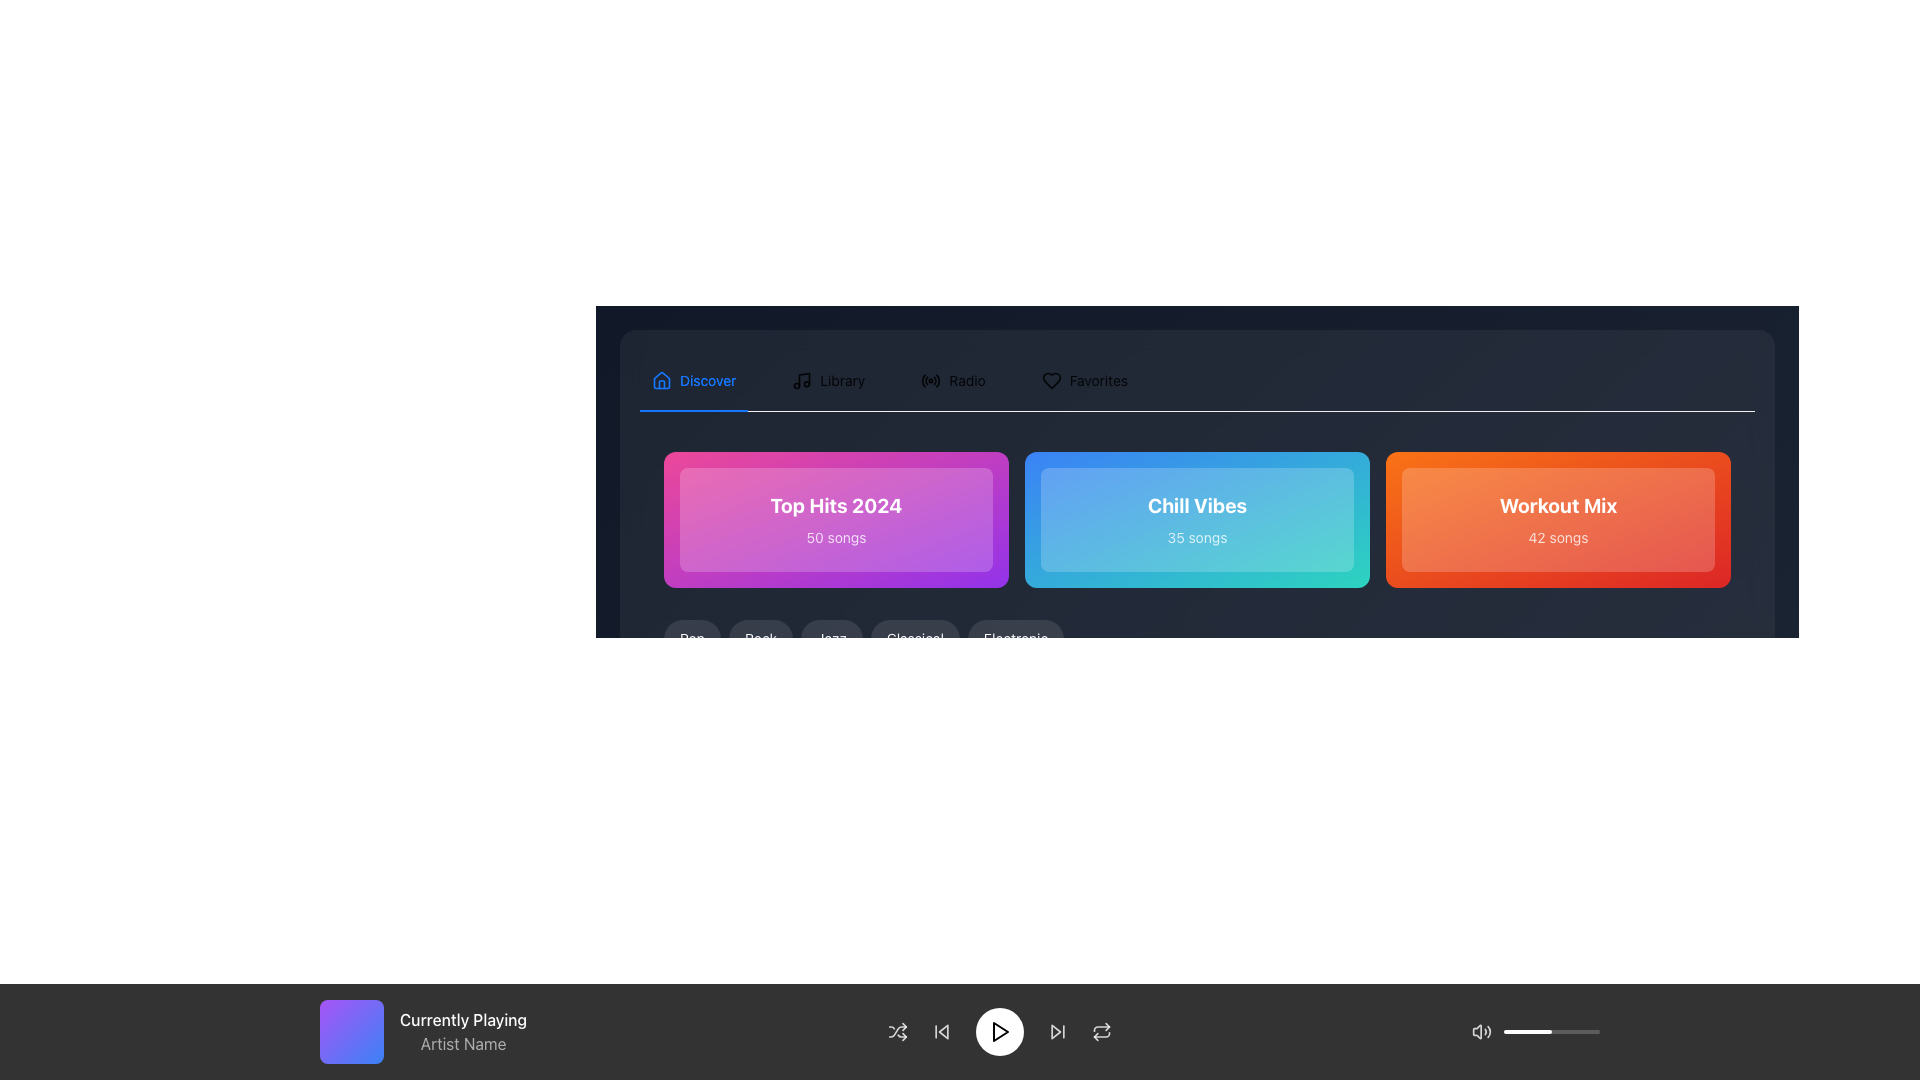  What do you see at coordinates (1083, 381) in the screenshot?
I see `the 'Favorites' tab in the horizontal tab bar at the top of the interface` at bounding box center [1083, 381].